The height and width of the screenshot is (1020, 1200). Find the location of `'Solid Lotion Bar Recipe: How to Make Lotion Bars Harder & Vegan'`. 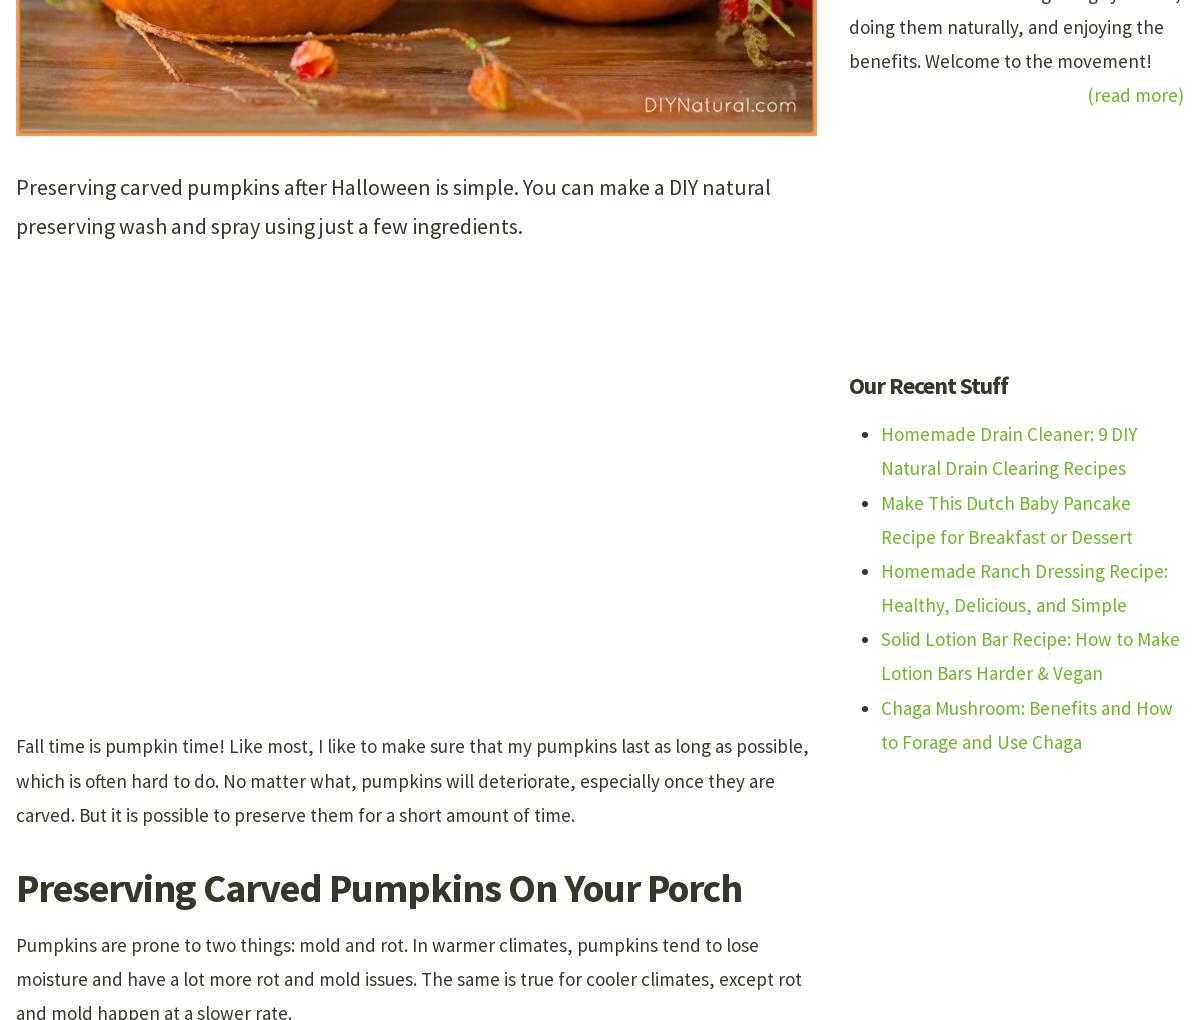

'Solid Lotion Bar Recipe: How to Make Lotion Bars Harder & Vegan' is located at coordinates (1030, 655).